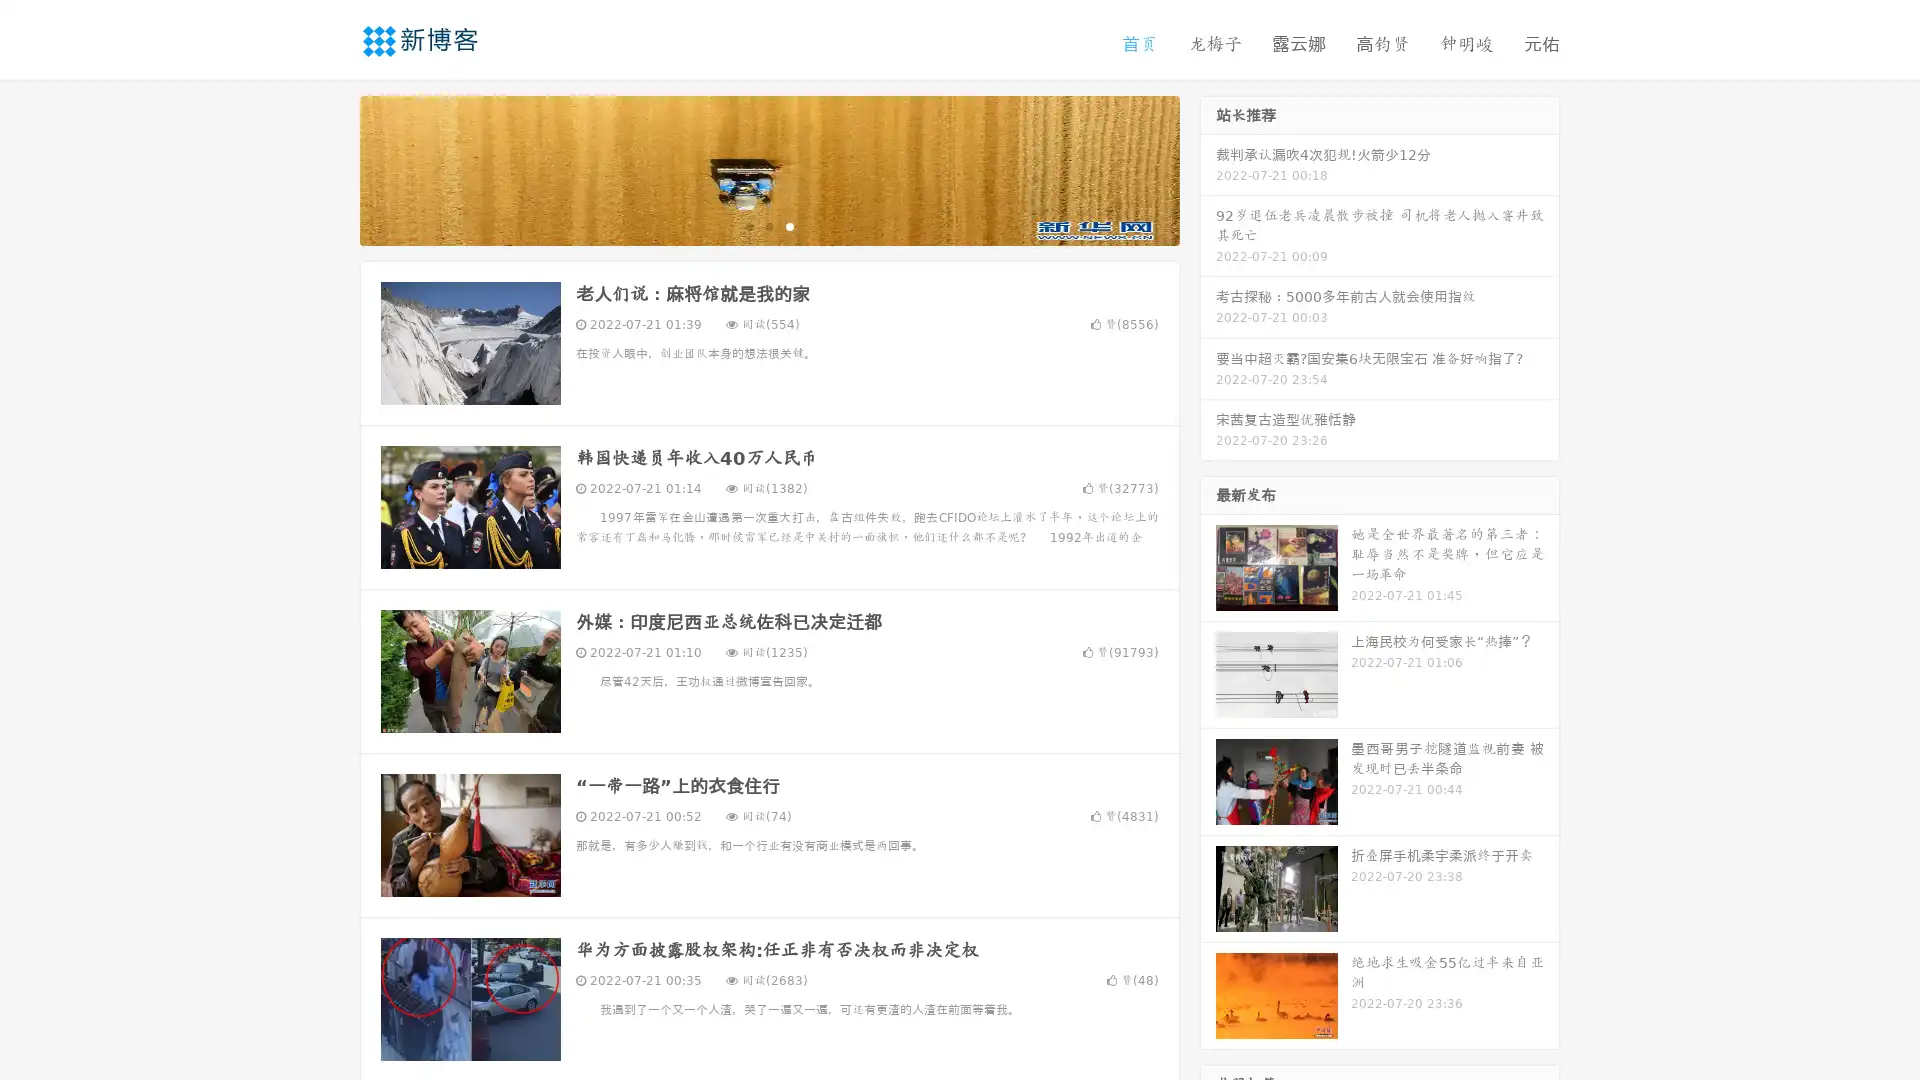 The height and width of the screenshot is (1080, 1920). I want to click on Go to slide 2, so click(768, 225).